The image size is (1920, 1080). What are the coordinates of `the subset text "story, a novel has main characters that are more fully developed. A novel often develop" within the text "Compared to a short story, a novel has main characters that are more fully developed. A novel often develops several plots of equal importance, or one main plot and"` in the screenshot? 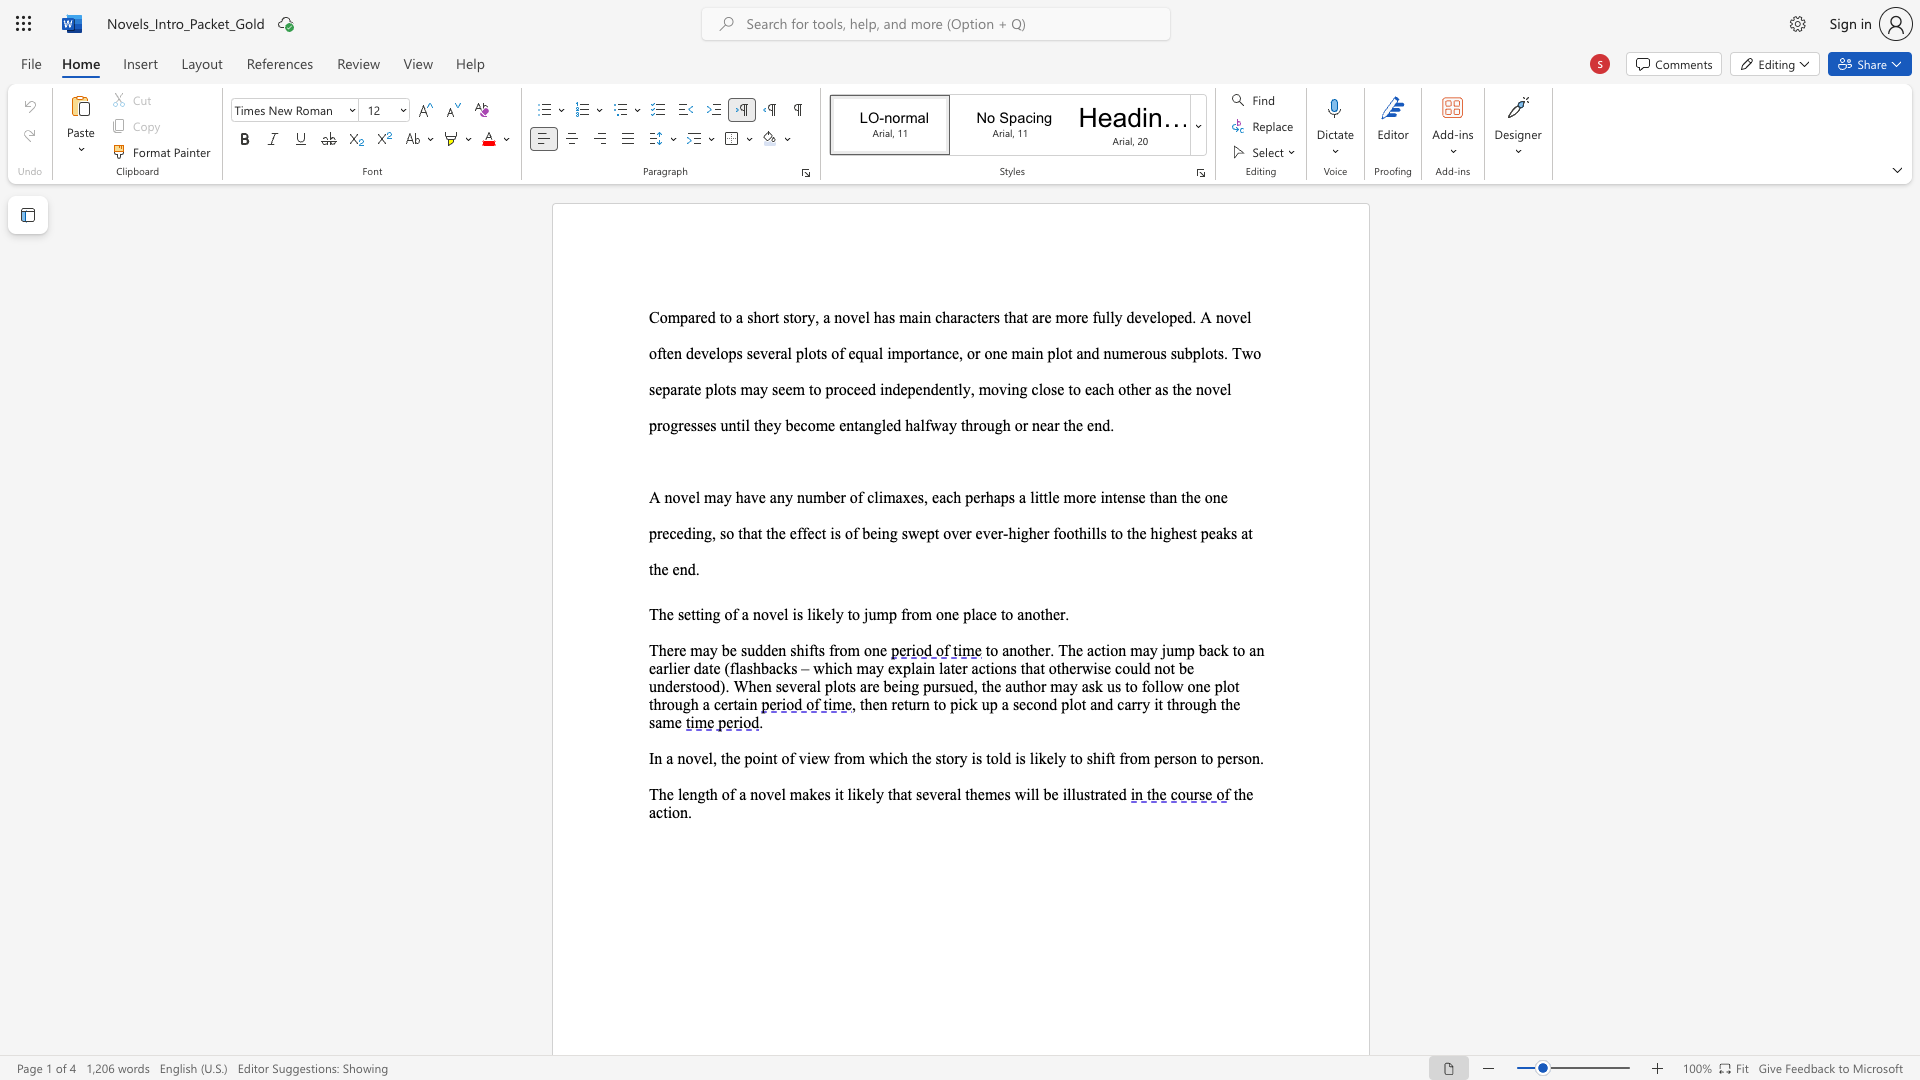 It's located at (782, 316).